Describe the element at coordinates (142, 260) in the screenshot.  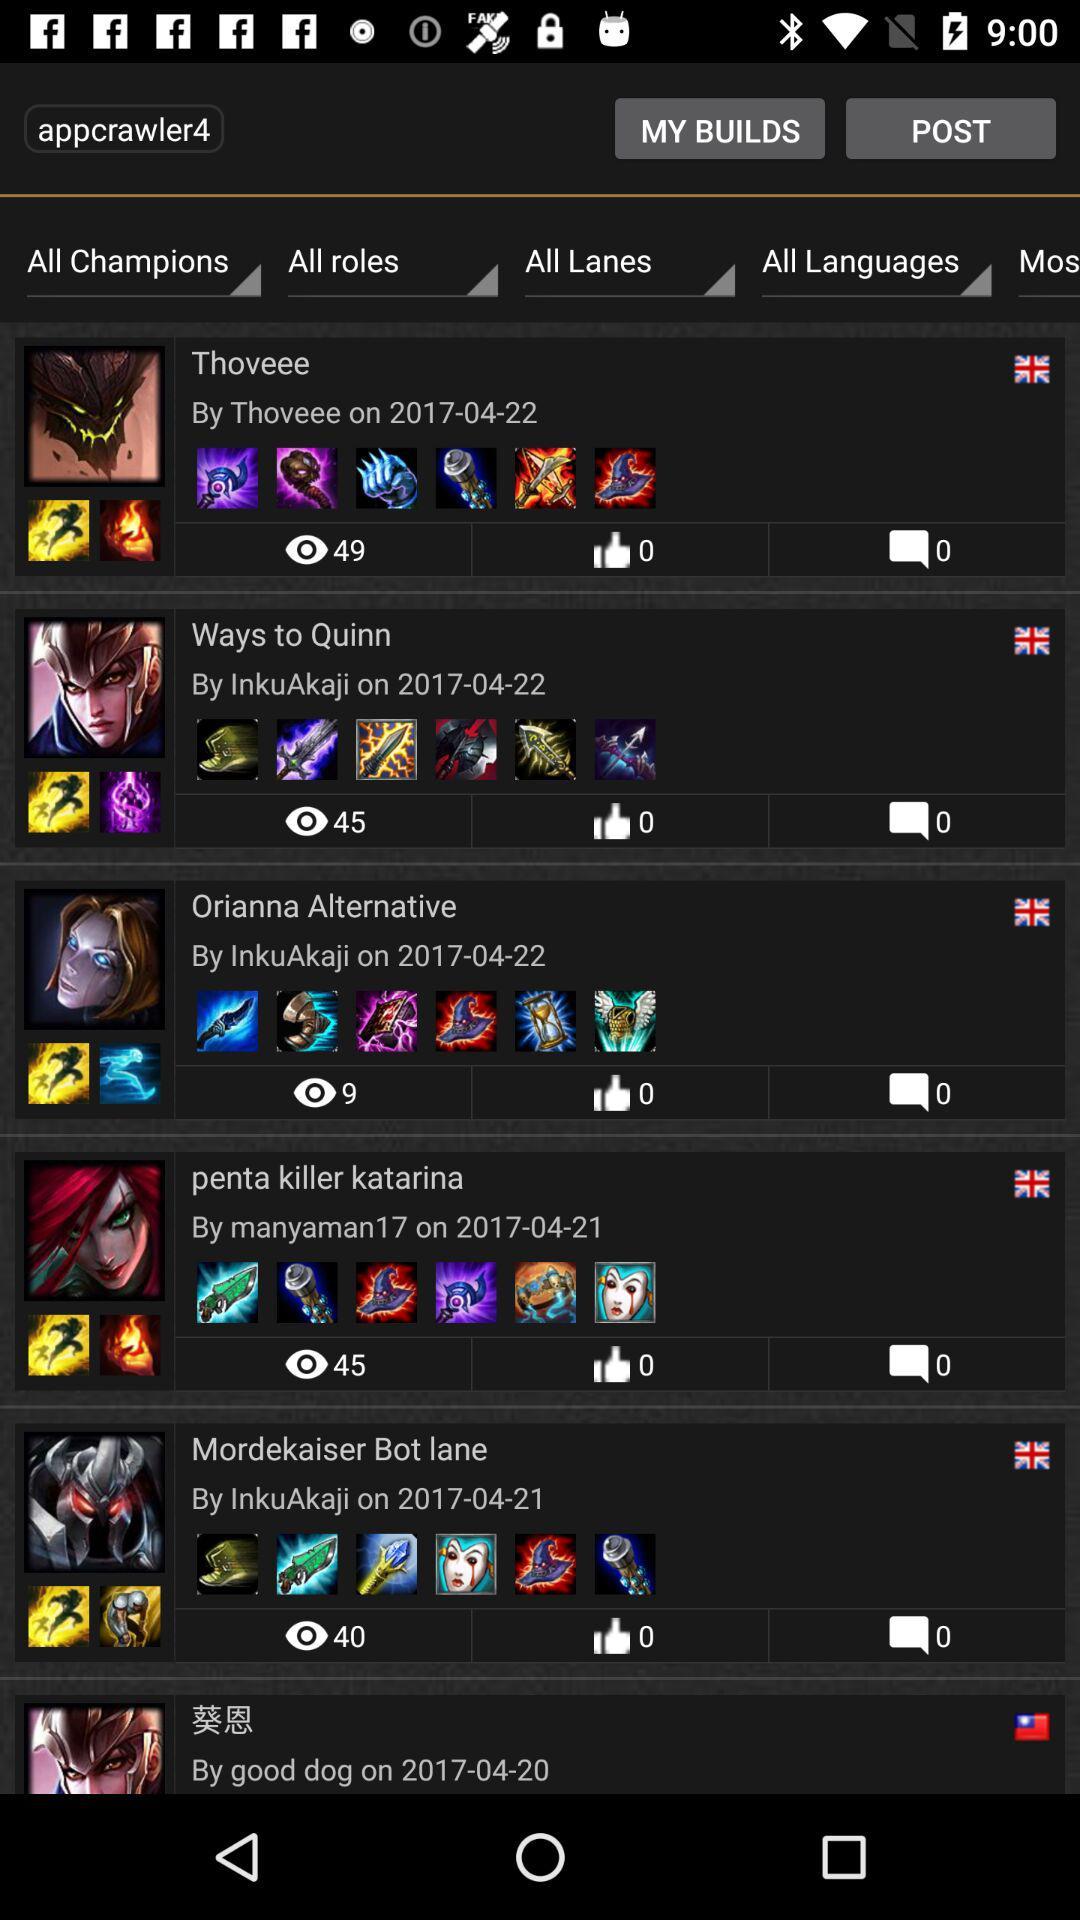
I see `the all champions` at that location.